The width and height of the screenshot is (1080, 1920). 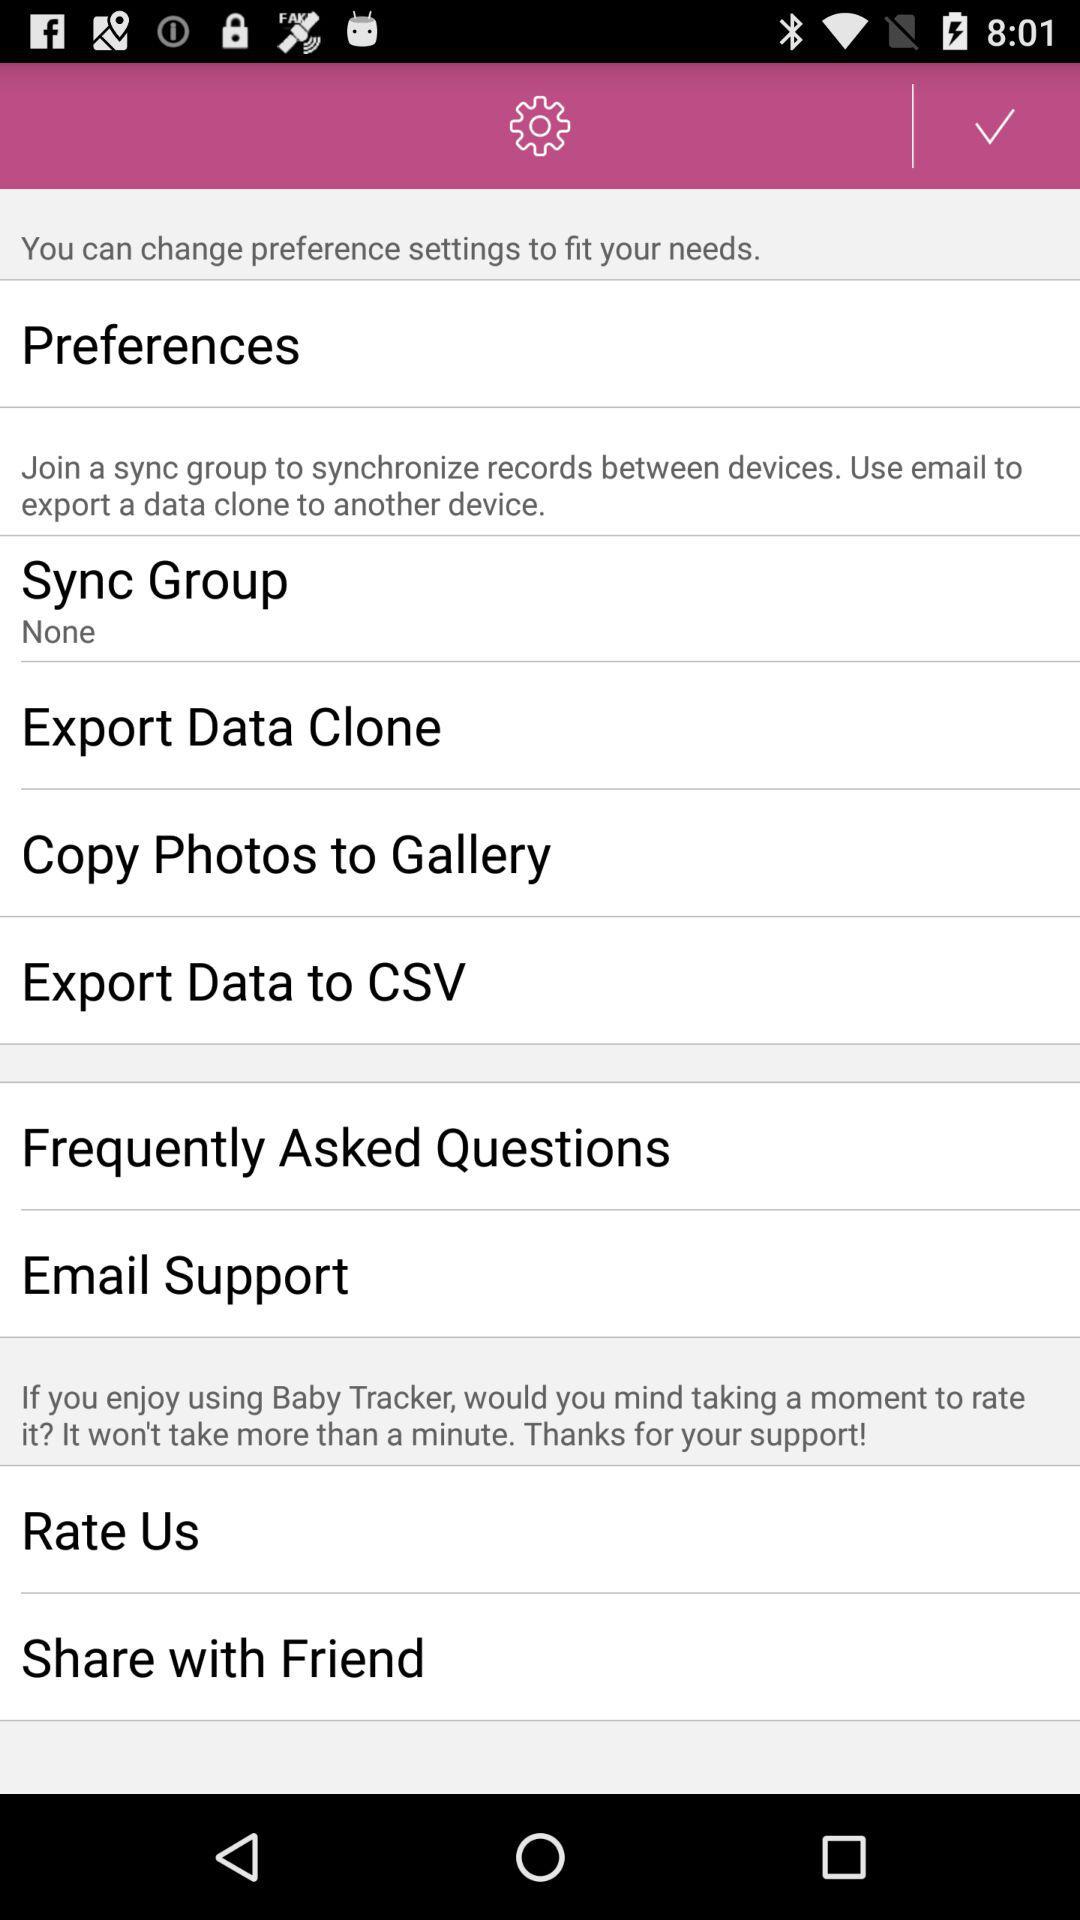 What do you see at coordinates (540, 343) in the screenshot?
I see `preferences item` at bounding box center [540, 343].